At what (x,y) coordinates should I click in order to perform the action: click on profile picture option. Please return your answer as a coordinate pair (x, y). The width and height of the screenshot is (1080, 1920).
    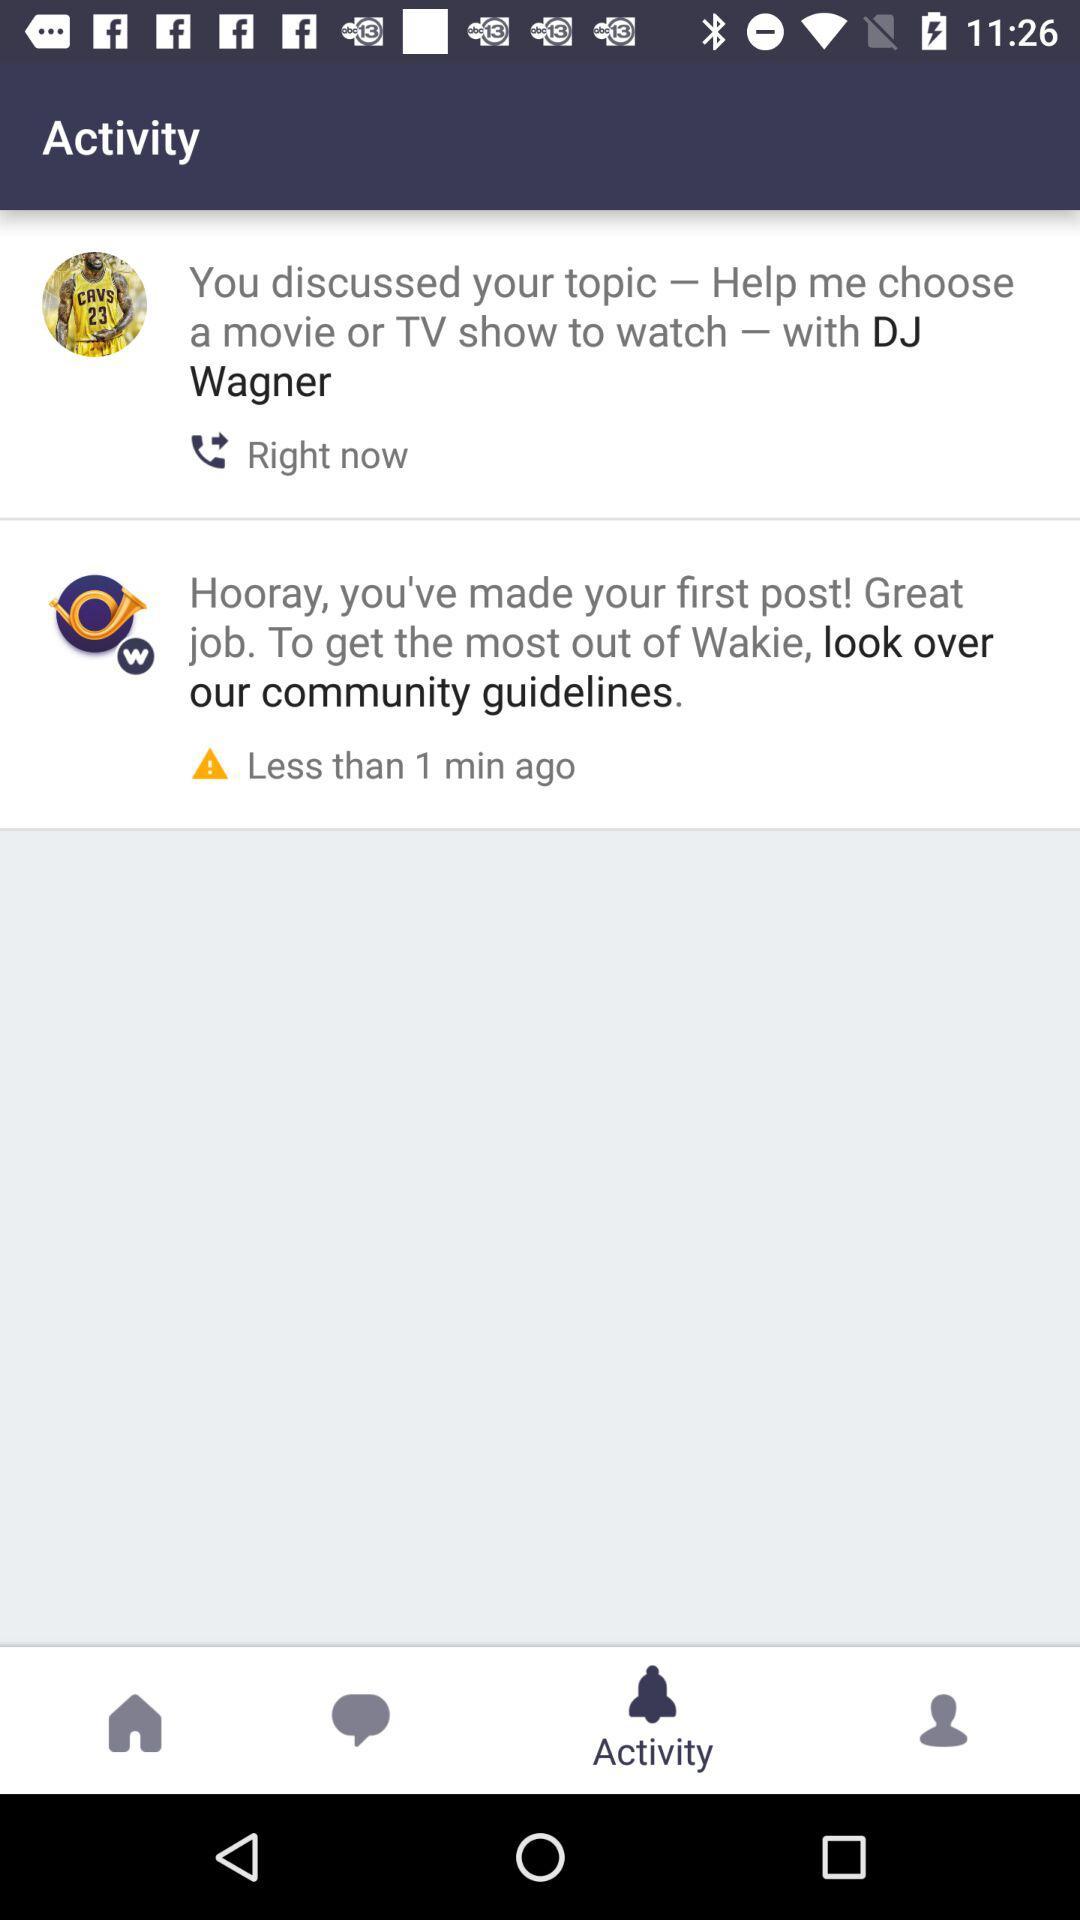
    Looking at the image, I should click on (94, 303).